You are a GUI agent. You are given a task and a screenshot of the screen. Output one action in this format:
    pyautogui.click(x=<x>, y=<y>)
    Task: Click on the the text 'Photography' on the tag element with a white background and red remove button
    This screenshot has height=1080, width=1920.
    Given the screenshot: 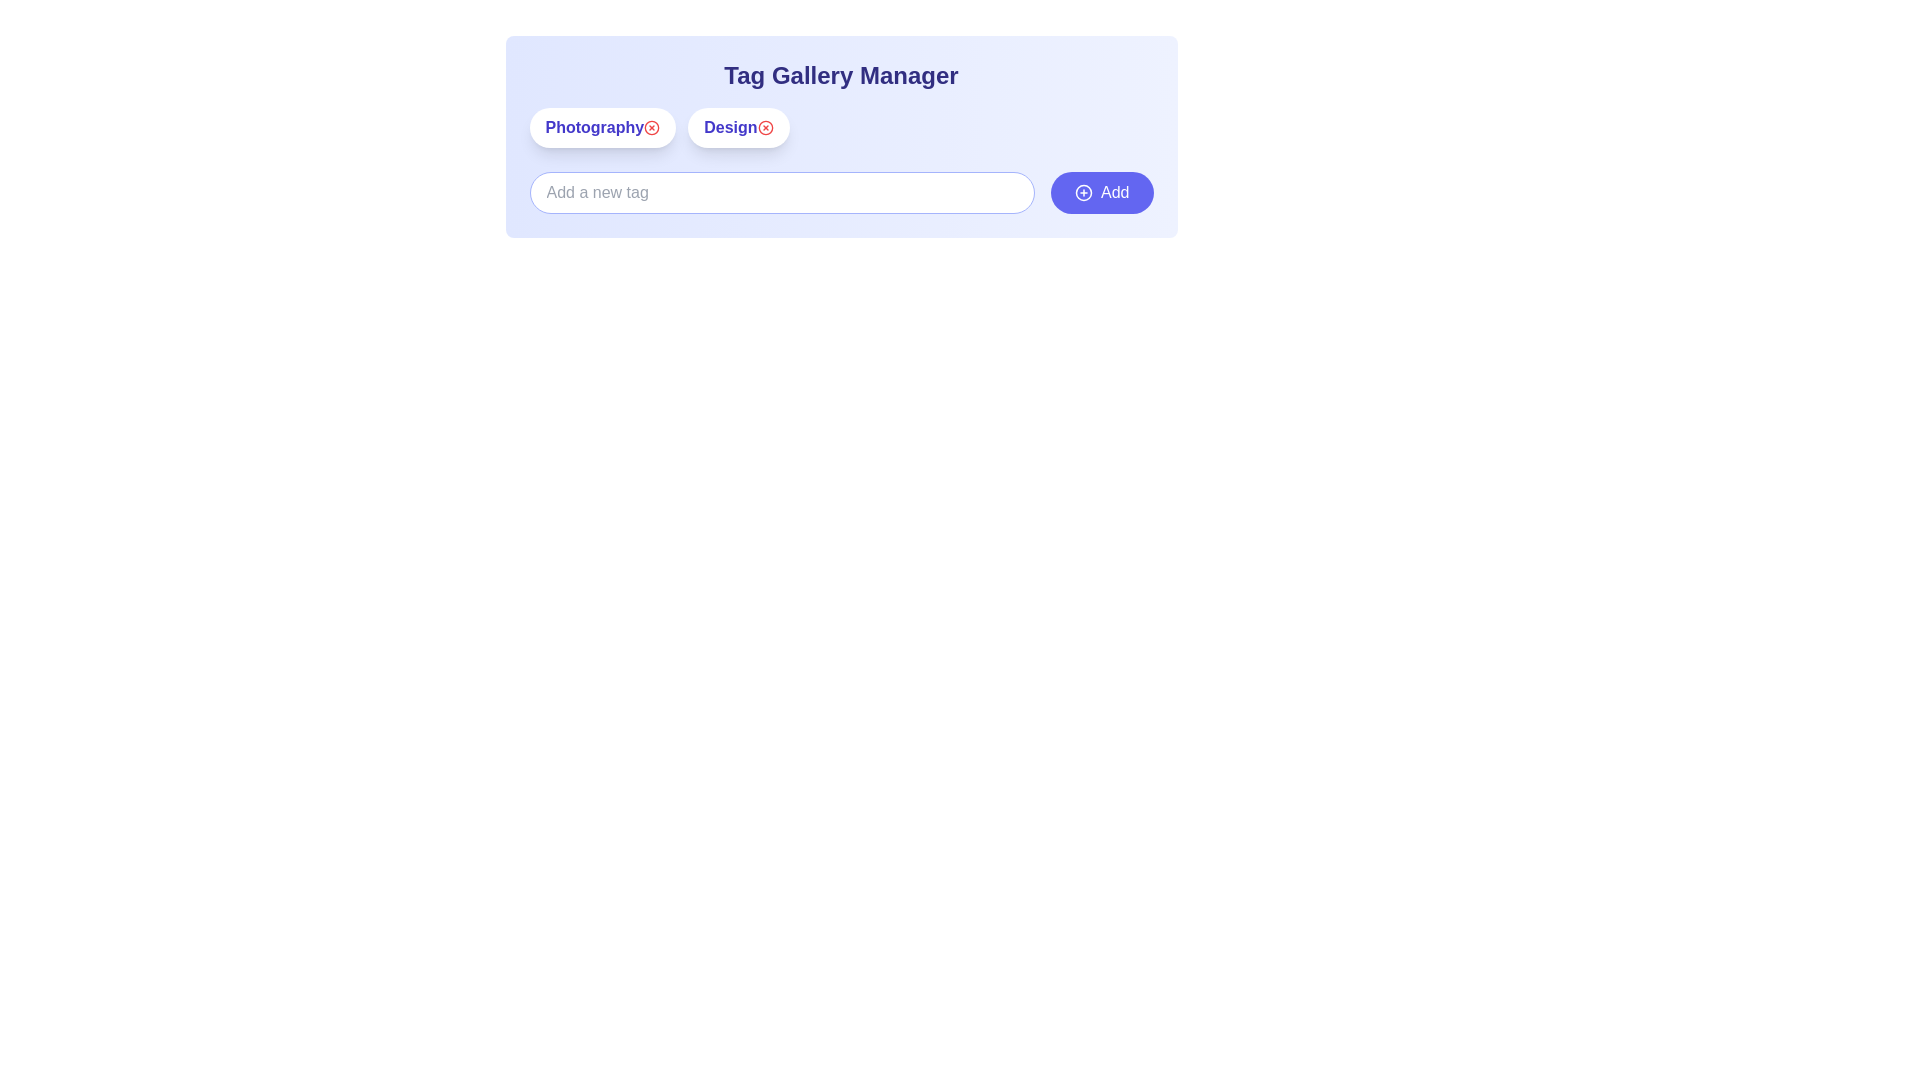 What is the action you would take?
    pyautogui.click(x=601, y=127)
    